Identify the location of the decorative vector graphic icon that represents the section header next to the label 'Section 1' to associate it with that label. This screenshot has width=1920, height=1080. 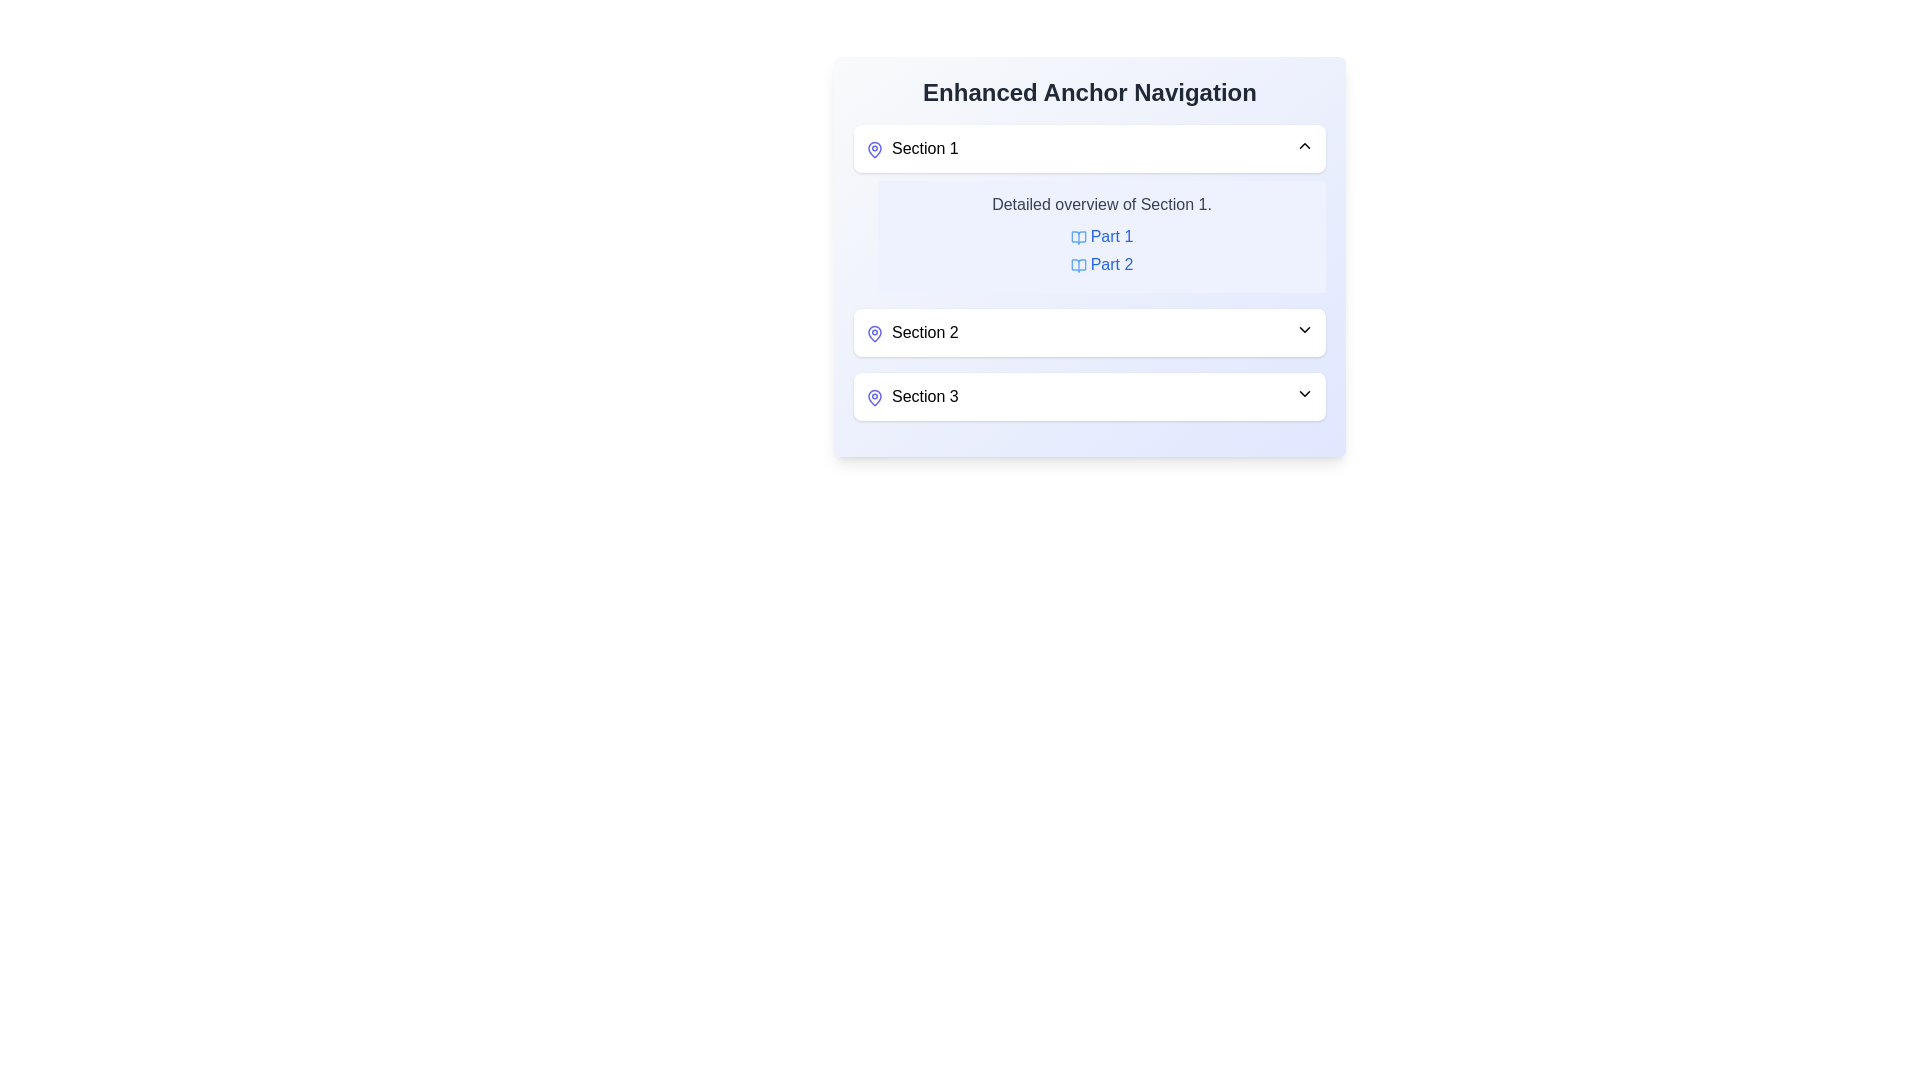
(874, 397).